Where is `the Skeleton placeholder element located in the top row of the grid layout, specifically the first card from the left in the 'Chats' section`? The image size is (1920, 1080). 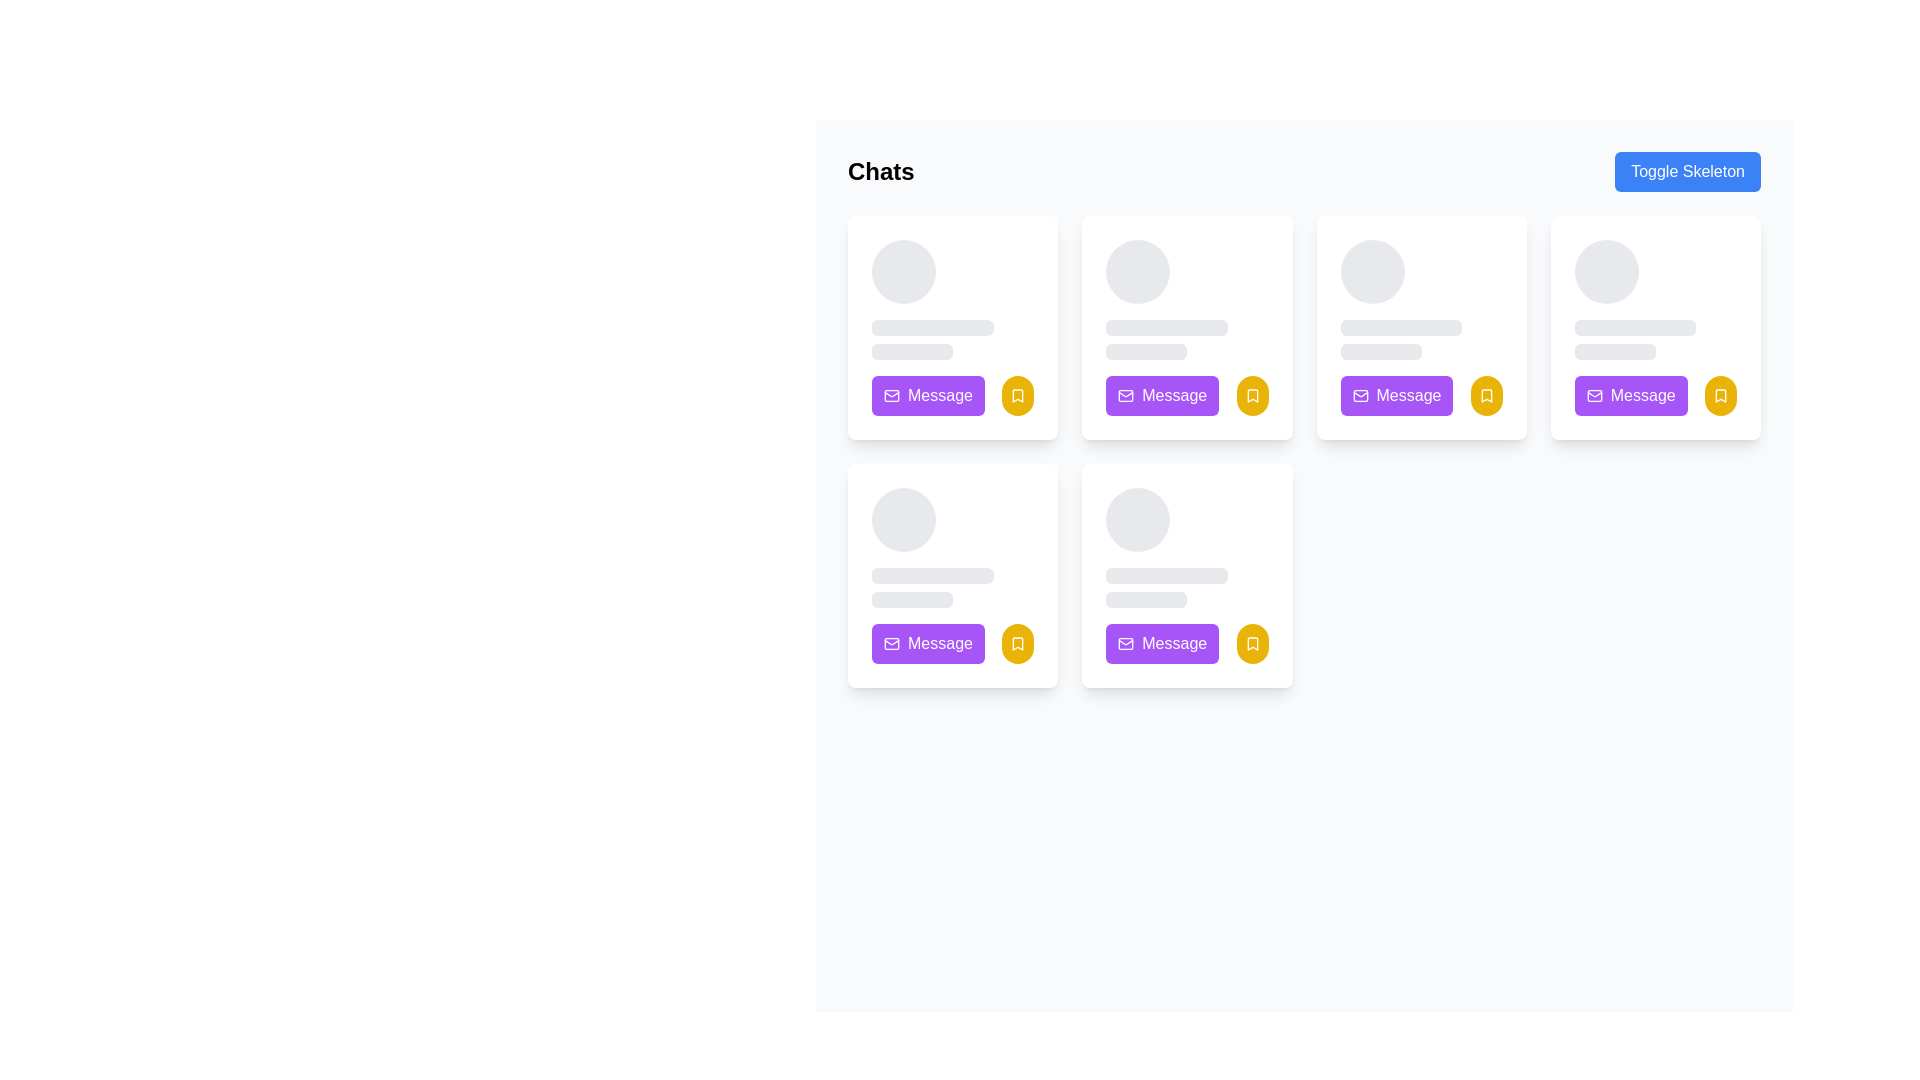 the Skeleton placeholder element located in the top row of the grid layout, specifically the first card from the left in the 'Chats' section is located at coordinates (952, 300).